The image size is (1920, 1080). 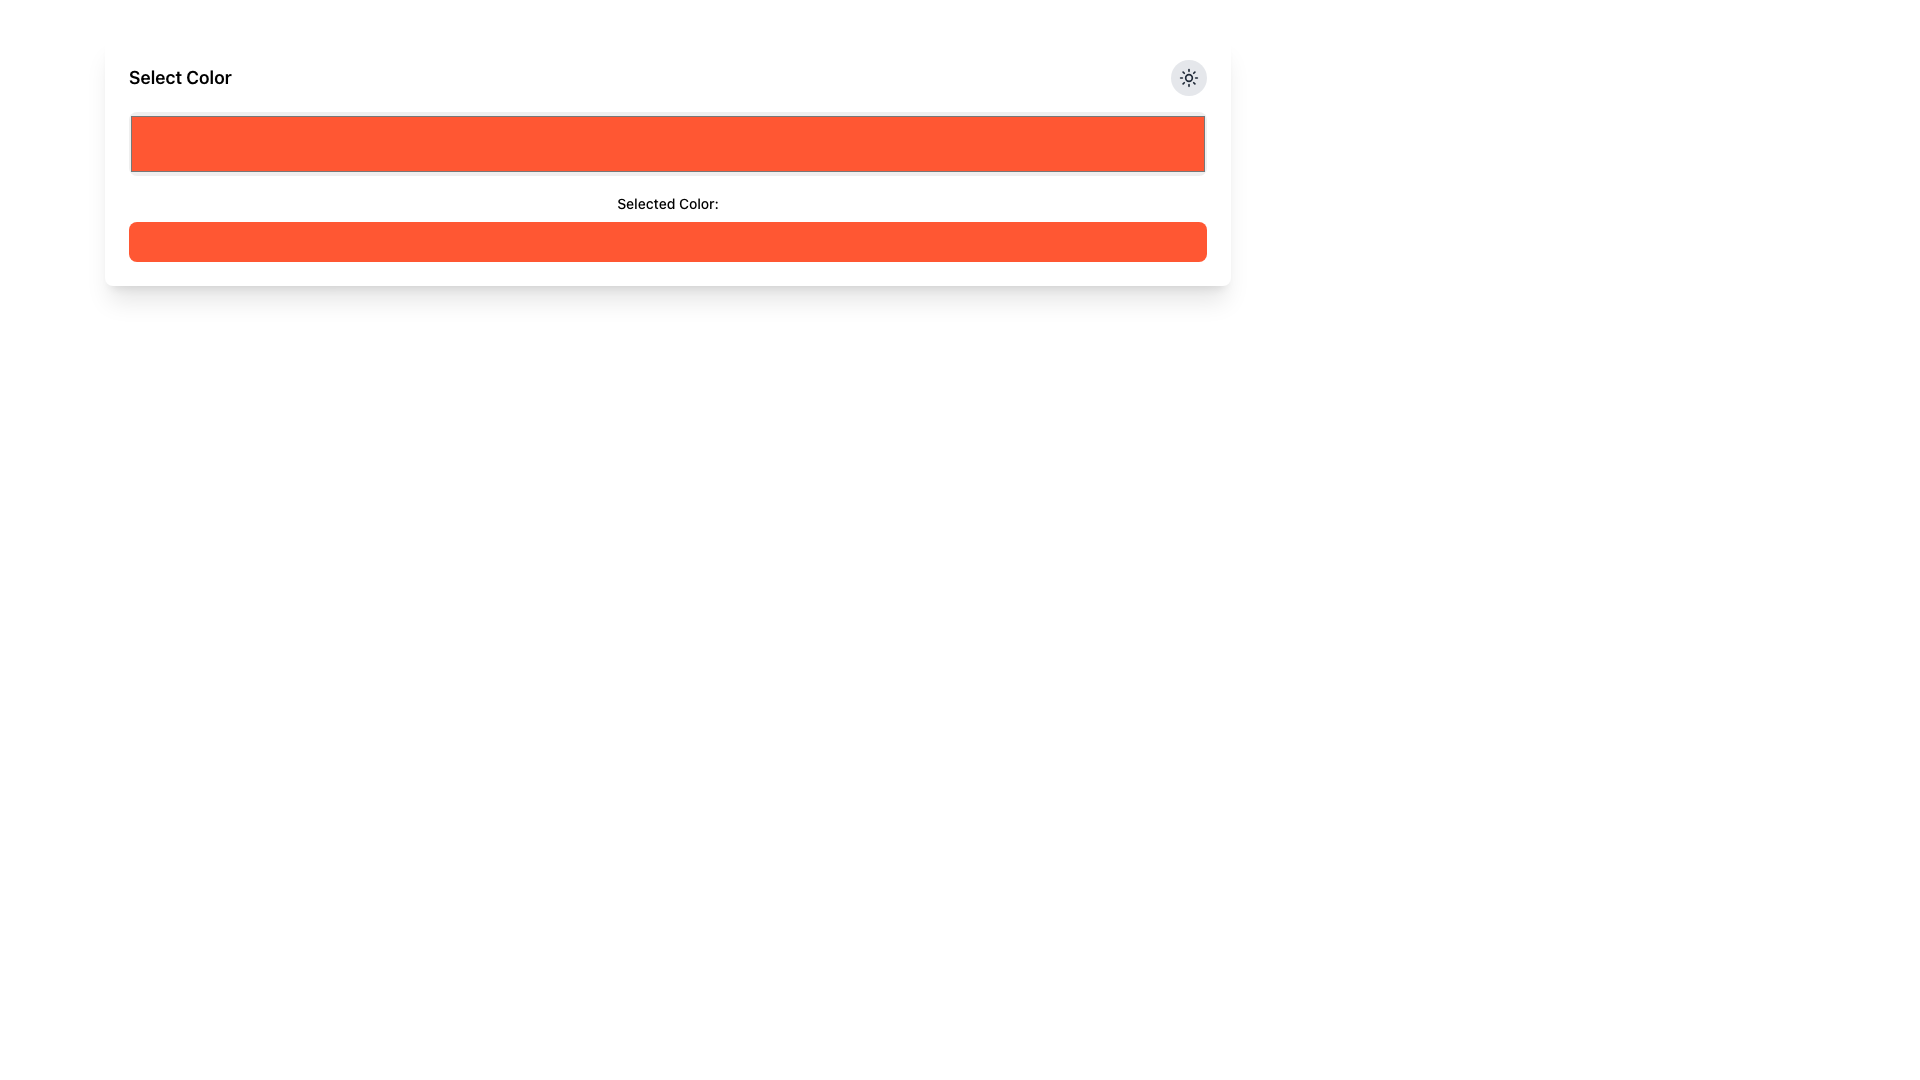 What do you see at coordinates (1189, 76) in the screenshot?
I see `the circular button with a sun icon located at the far right of the header bar labeled 'Select Color'` at bounding box center [1189, 76].